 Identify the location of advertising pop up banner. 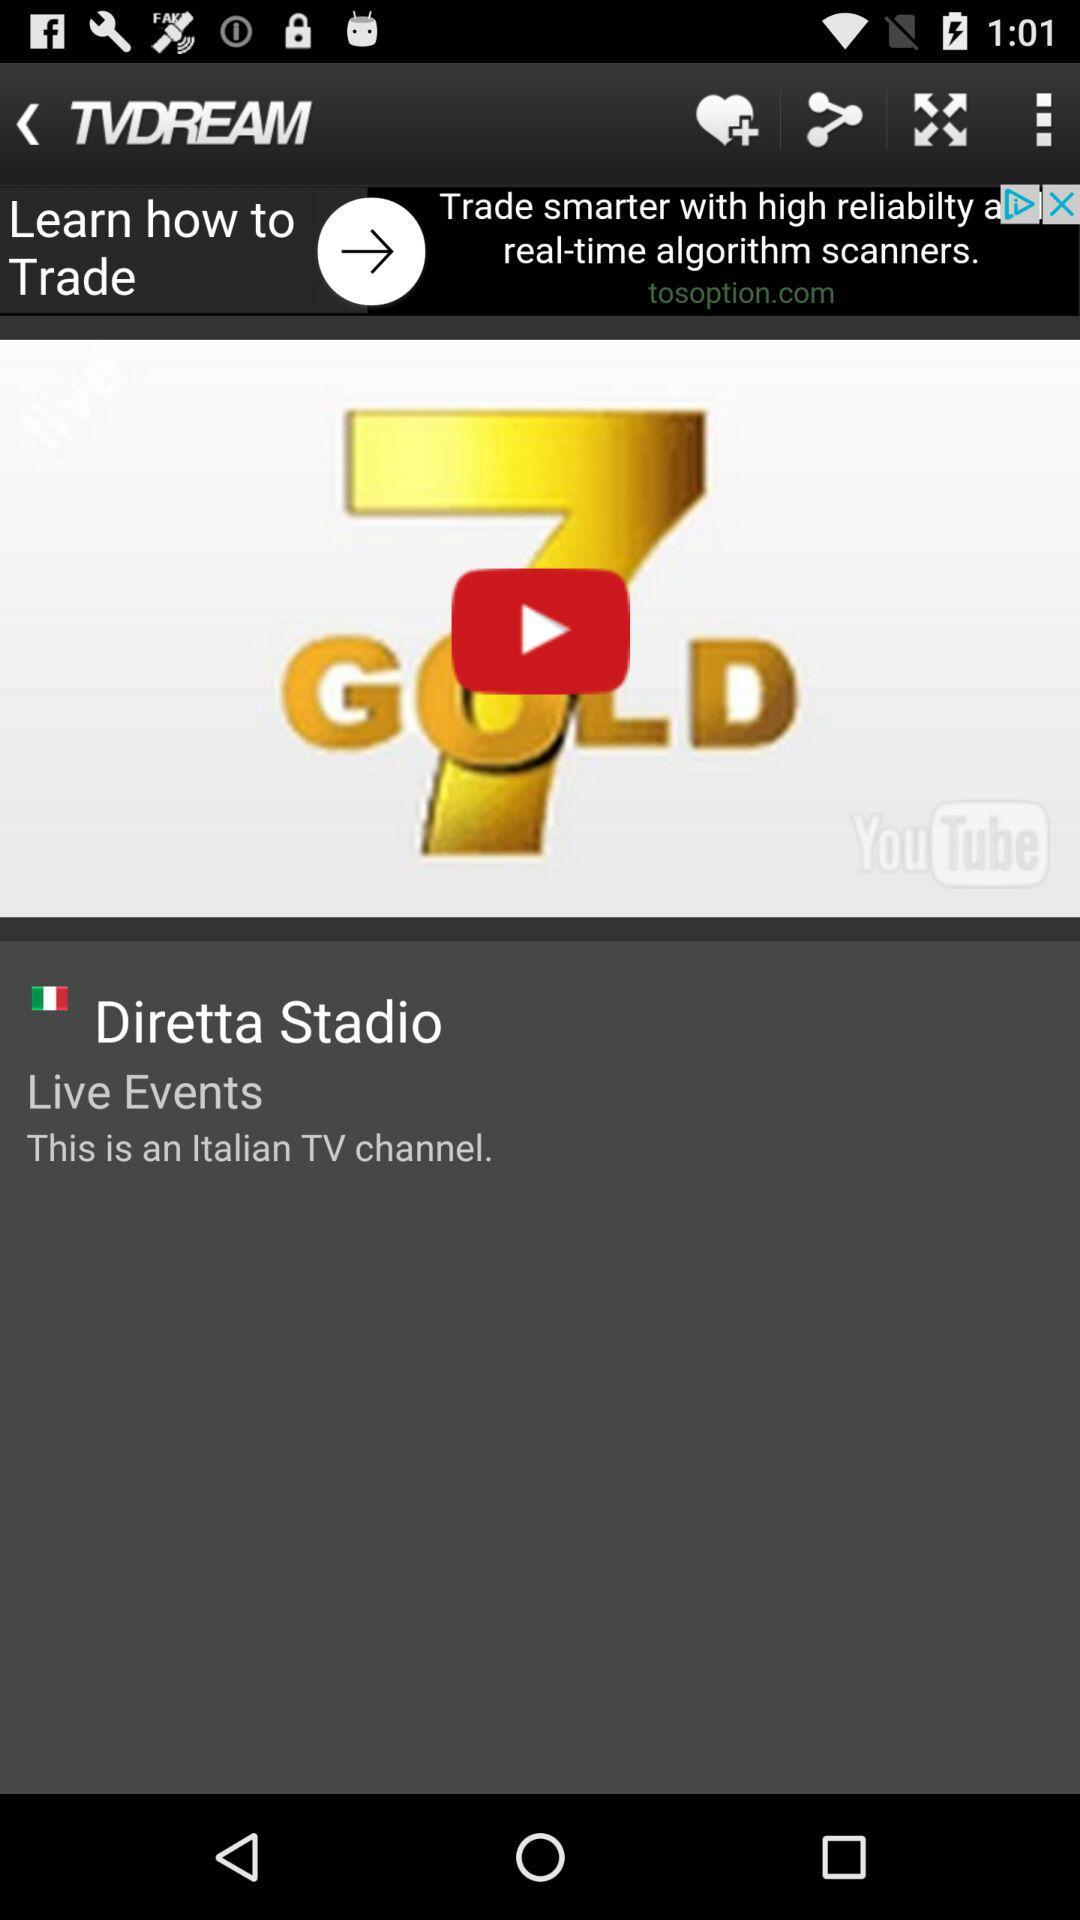
(540, 249).